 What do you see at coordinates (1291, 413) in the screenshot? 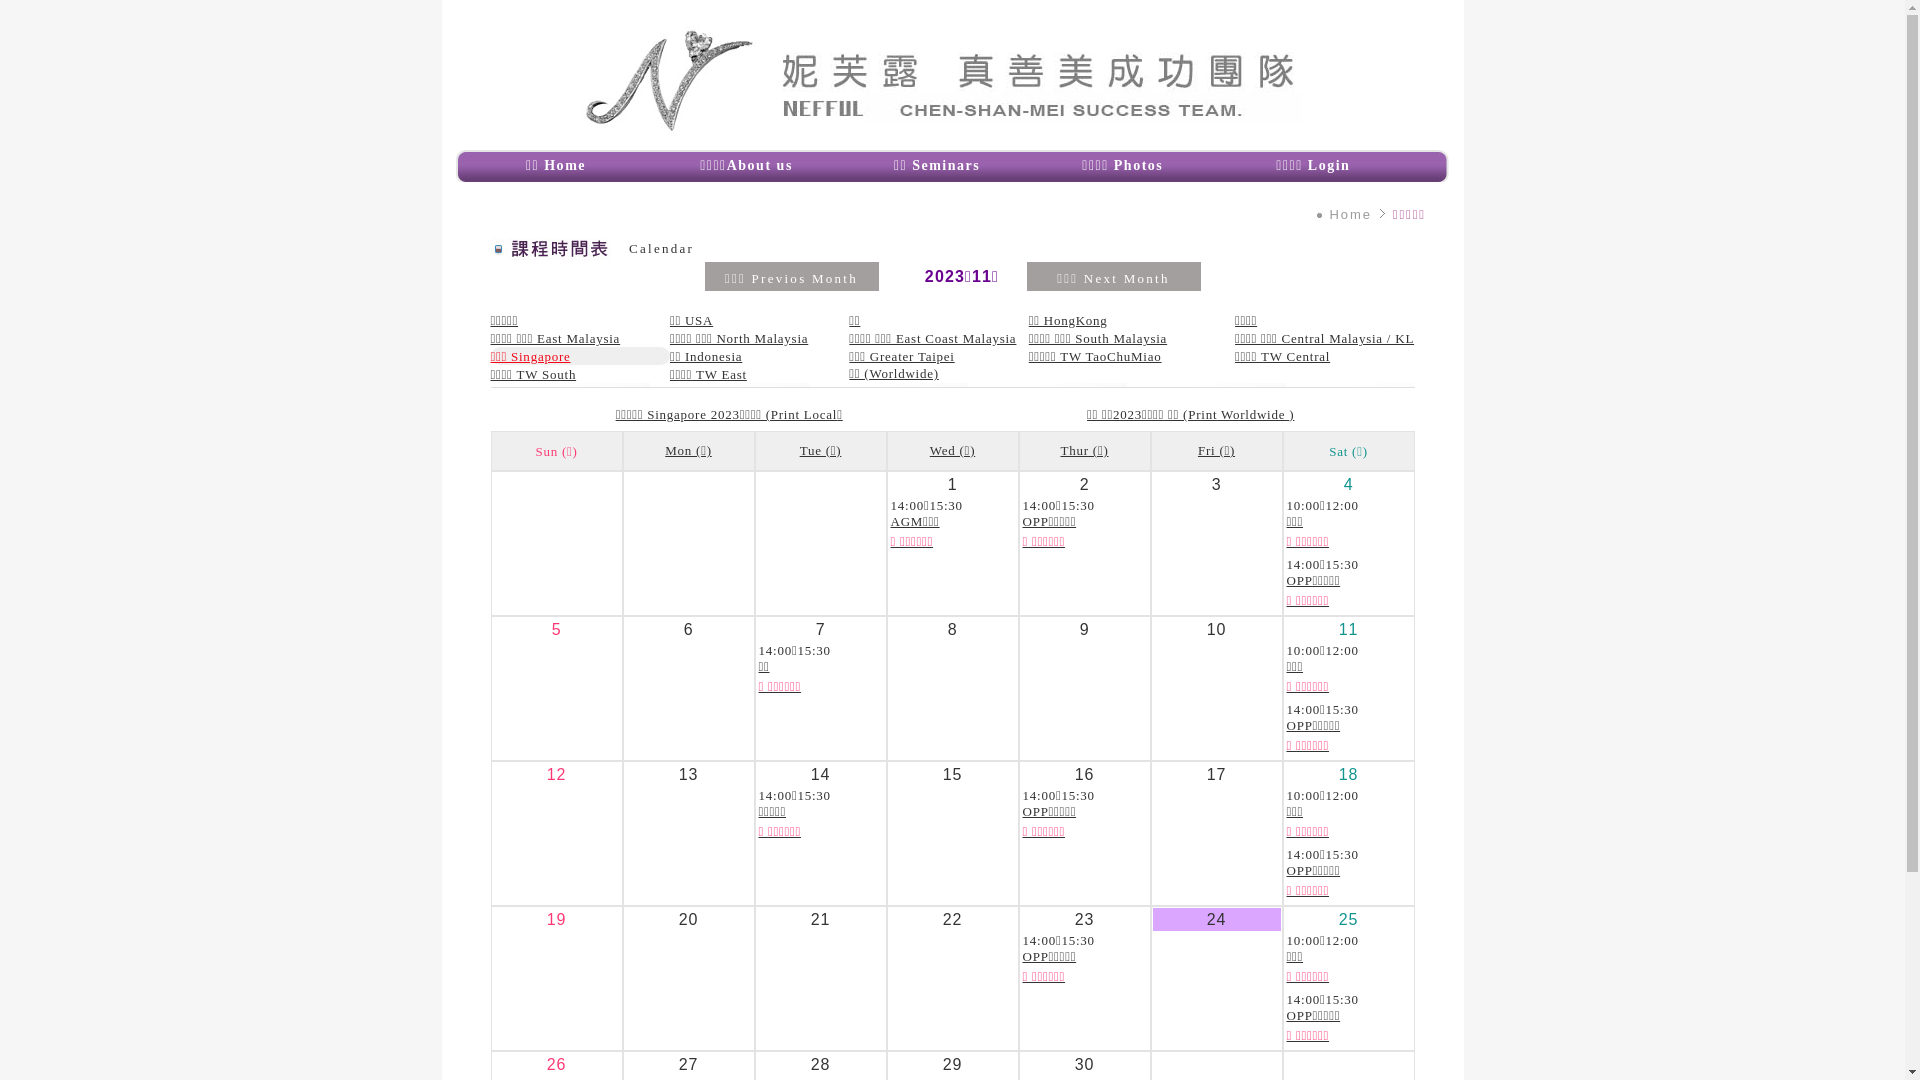
I see `')'` at bounding box center [1291, 413].